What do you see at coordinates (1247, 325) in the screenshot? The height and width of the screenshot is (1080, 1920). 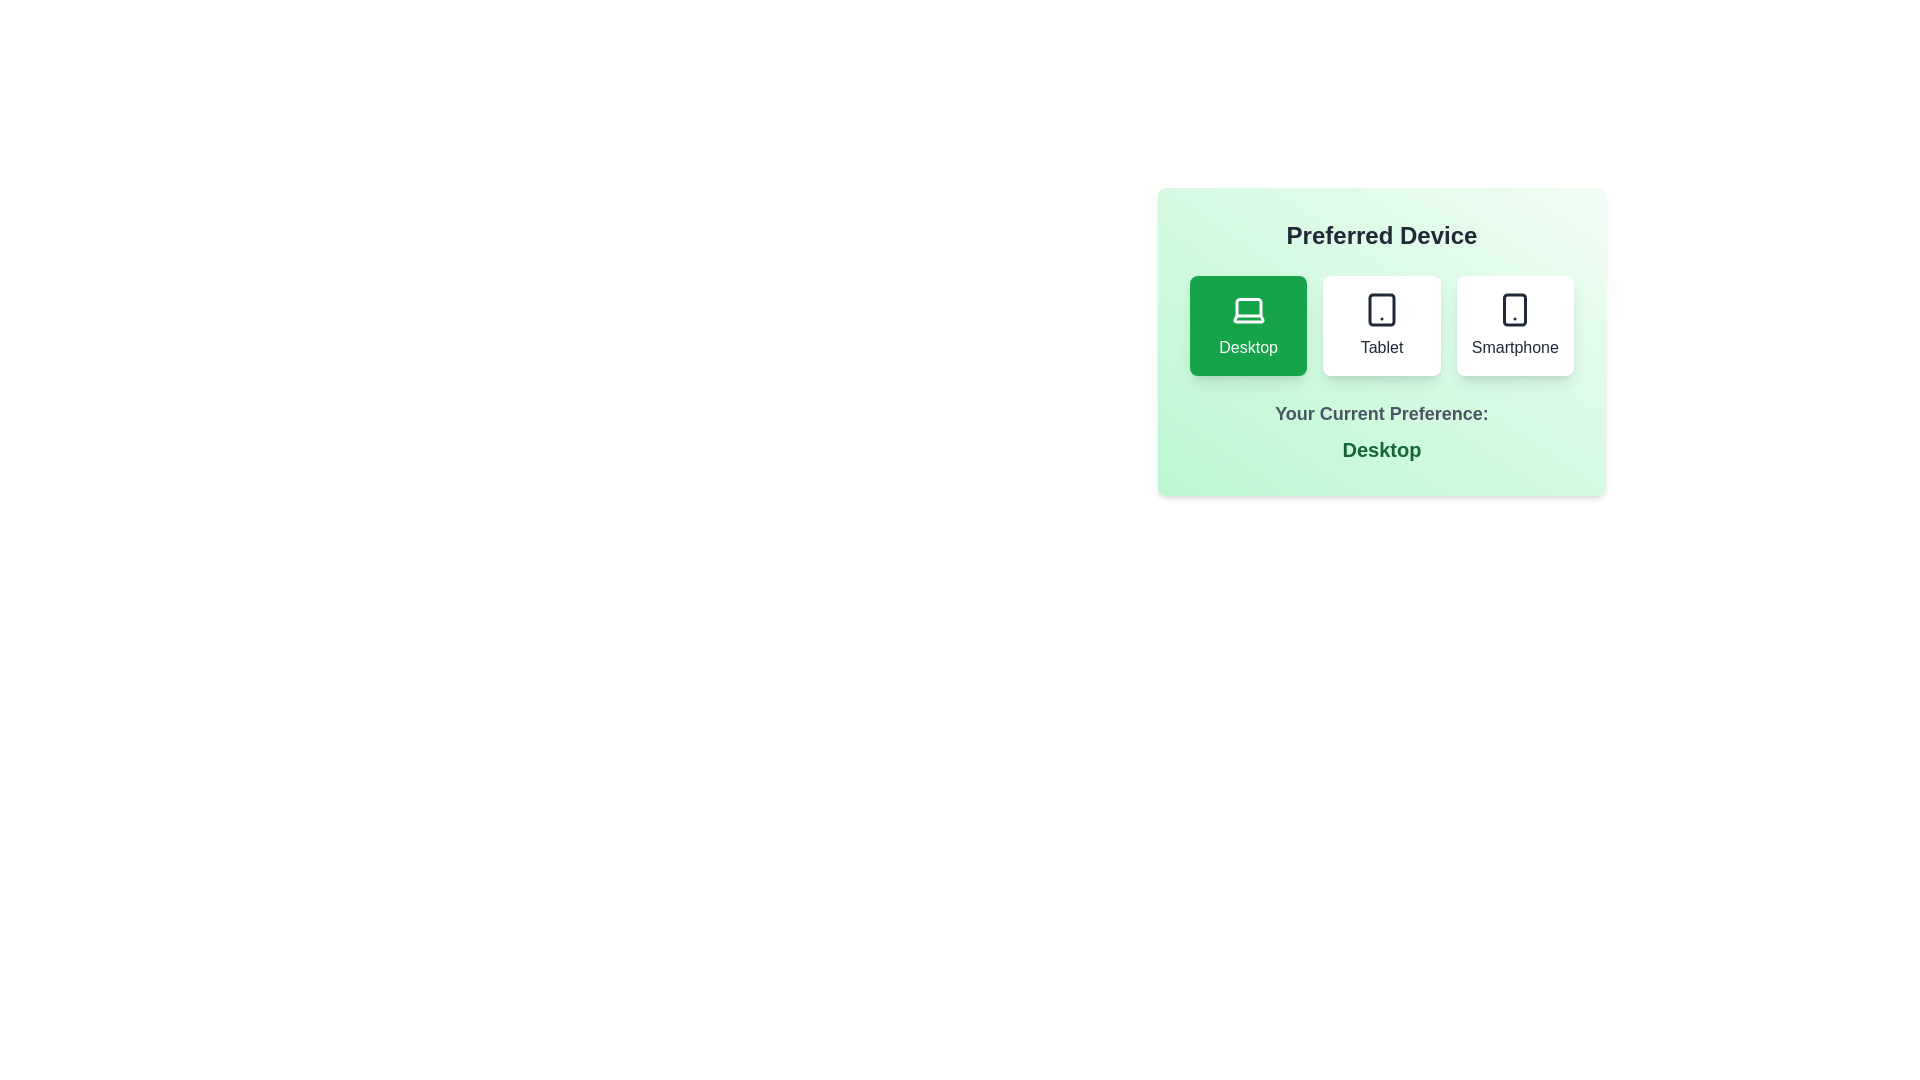 I see `the device preference by clicking the Desktop button` at bounding box center [1247, 325].